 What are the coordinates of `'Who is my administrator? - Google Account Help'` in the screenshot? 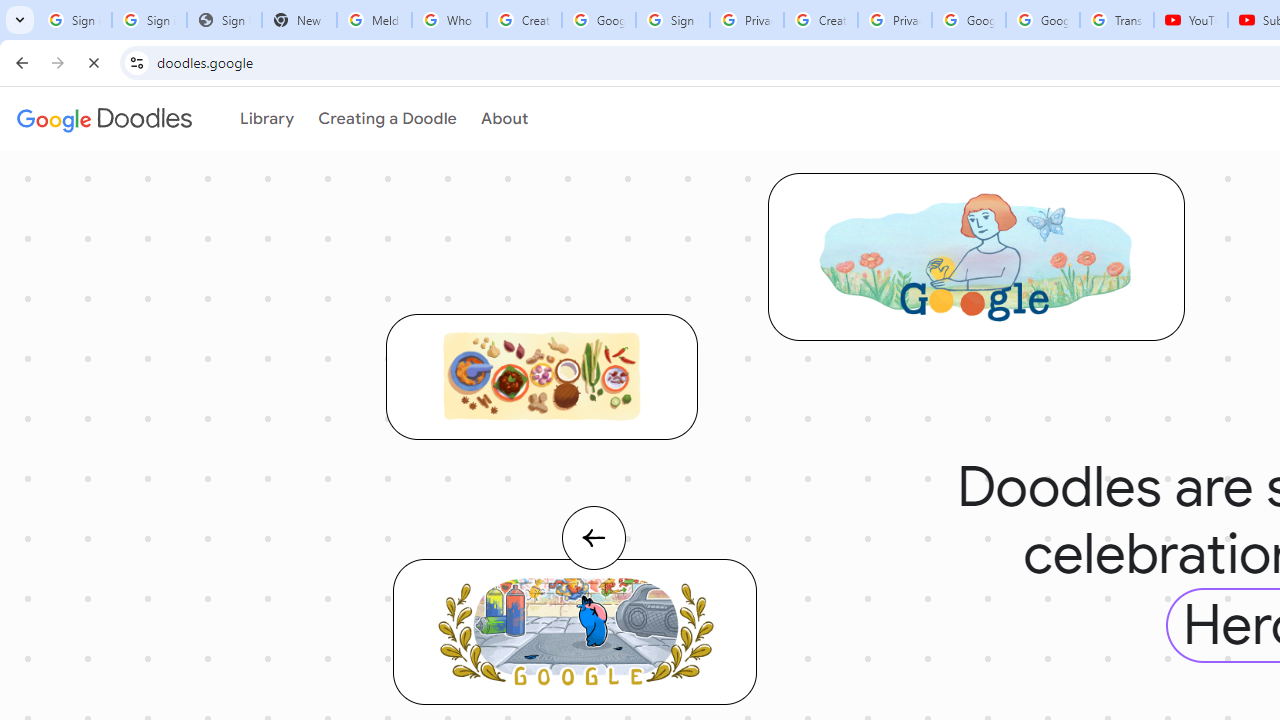 It's located at (448, 20).